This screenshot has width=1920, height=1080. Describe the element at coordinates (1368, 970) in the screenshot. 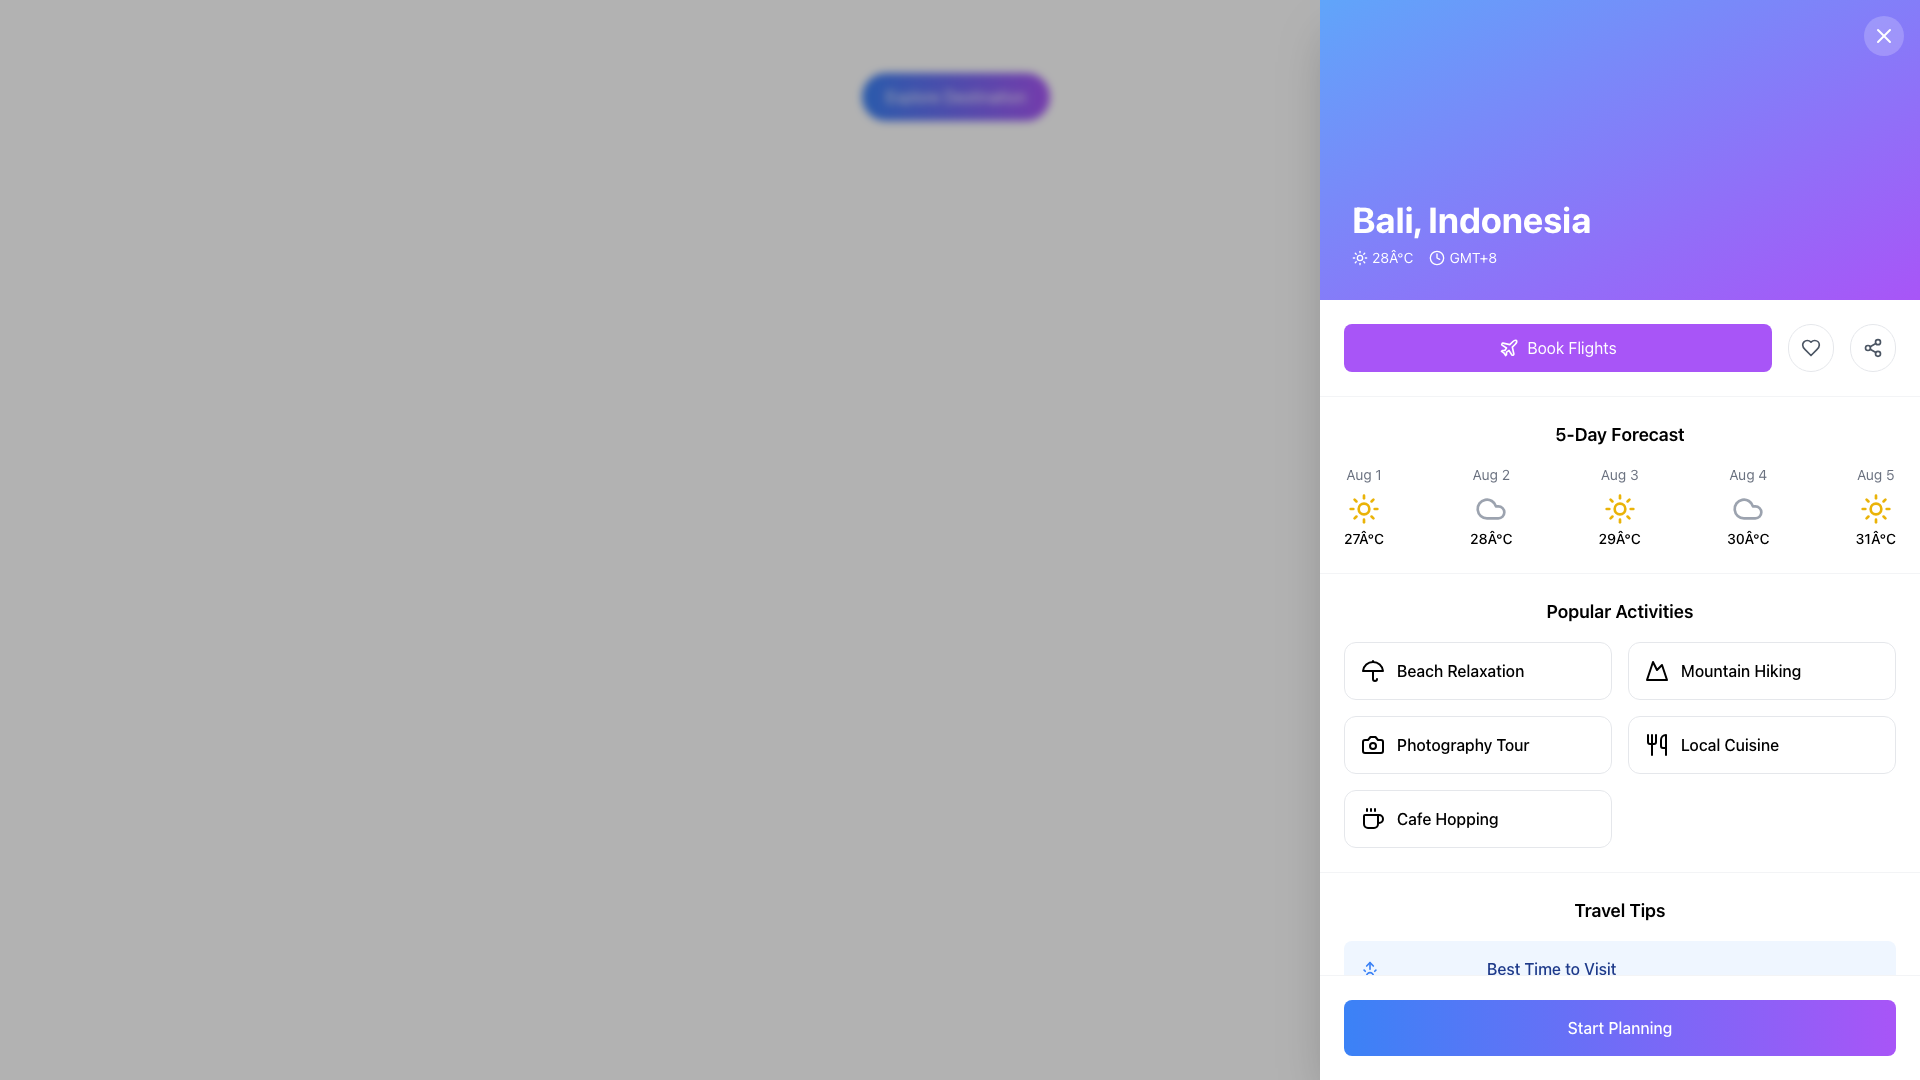

I see `the blue sunrise SVG icon located at the top-left corner of the highlighted box containing travel tips` at that location.